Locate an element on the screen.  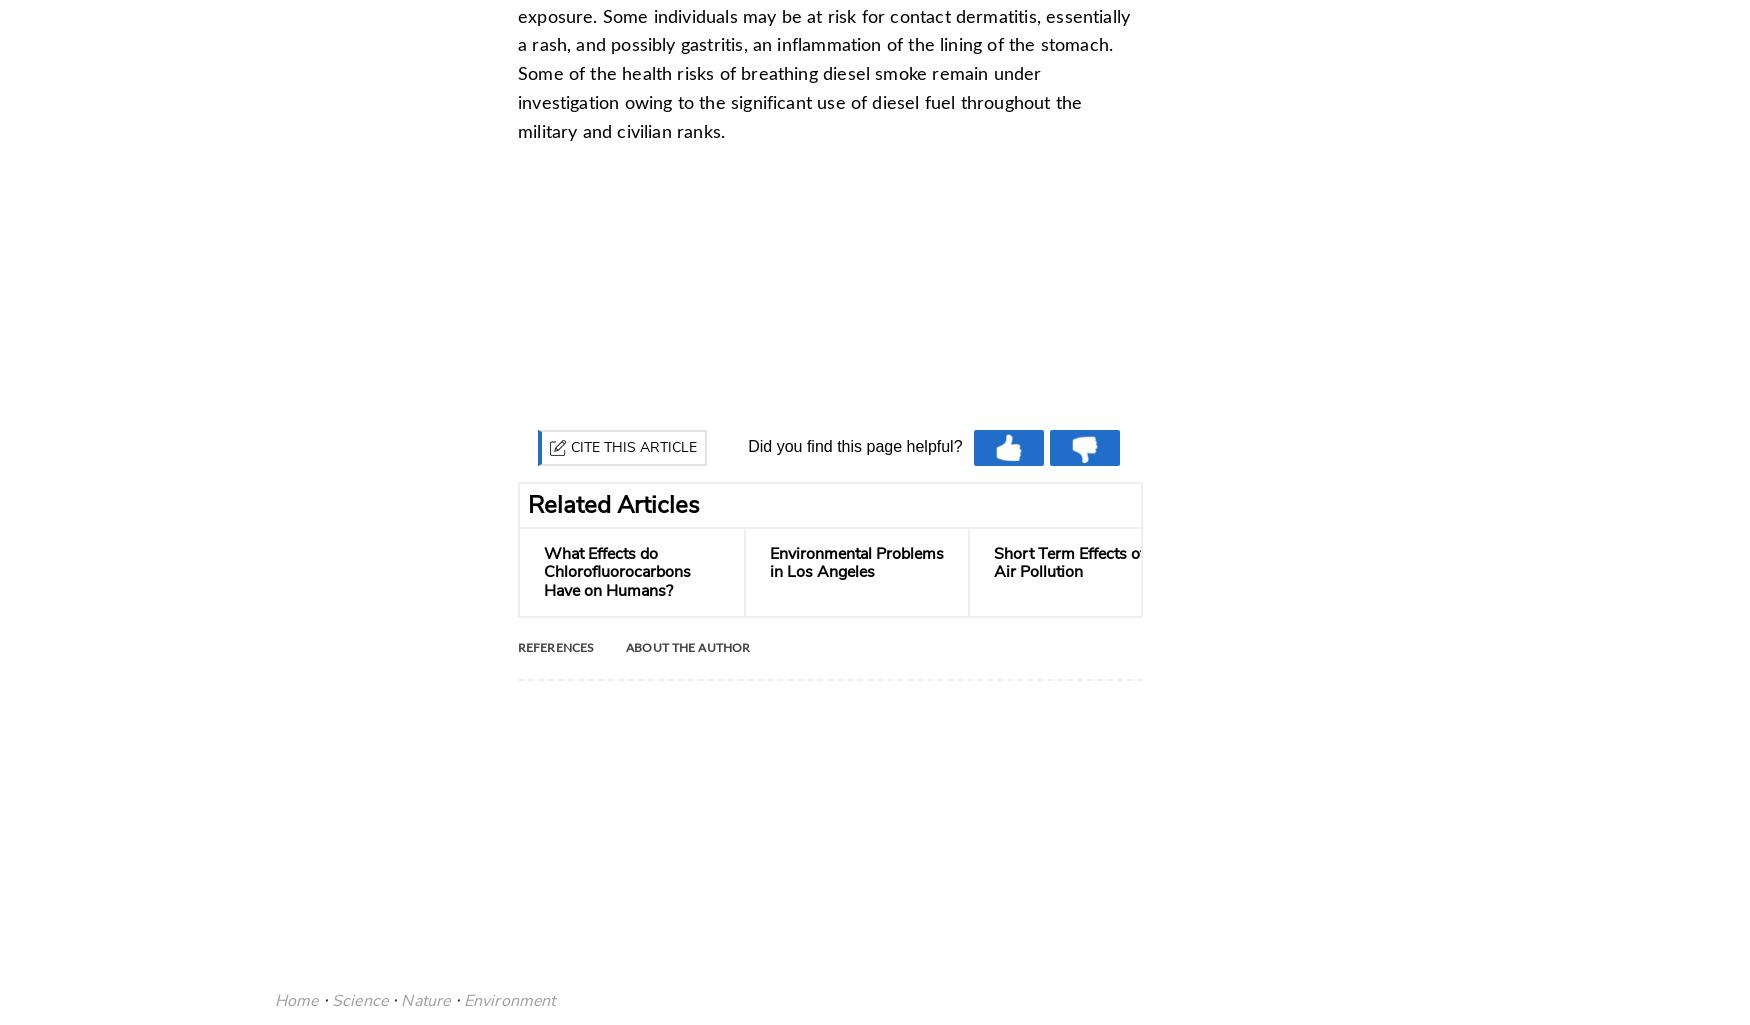
'Difference Between Industrial Smog & Photochemical...' is located at coordinates (1510, 572).